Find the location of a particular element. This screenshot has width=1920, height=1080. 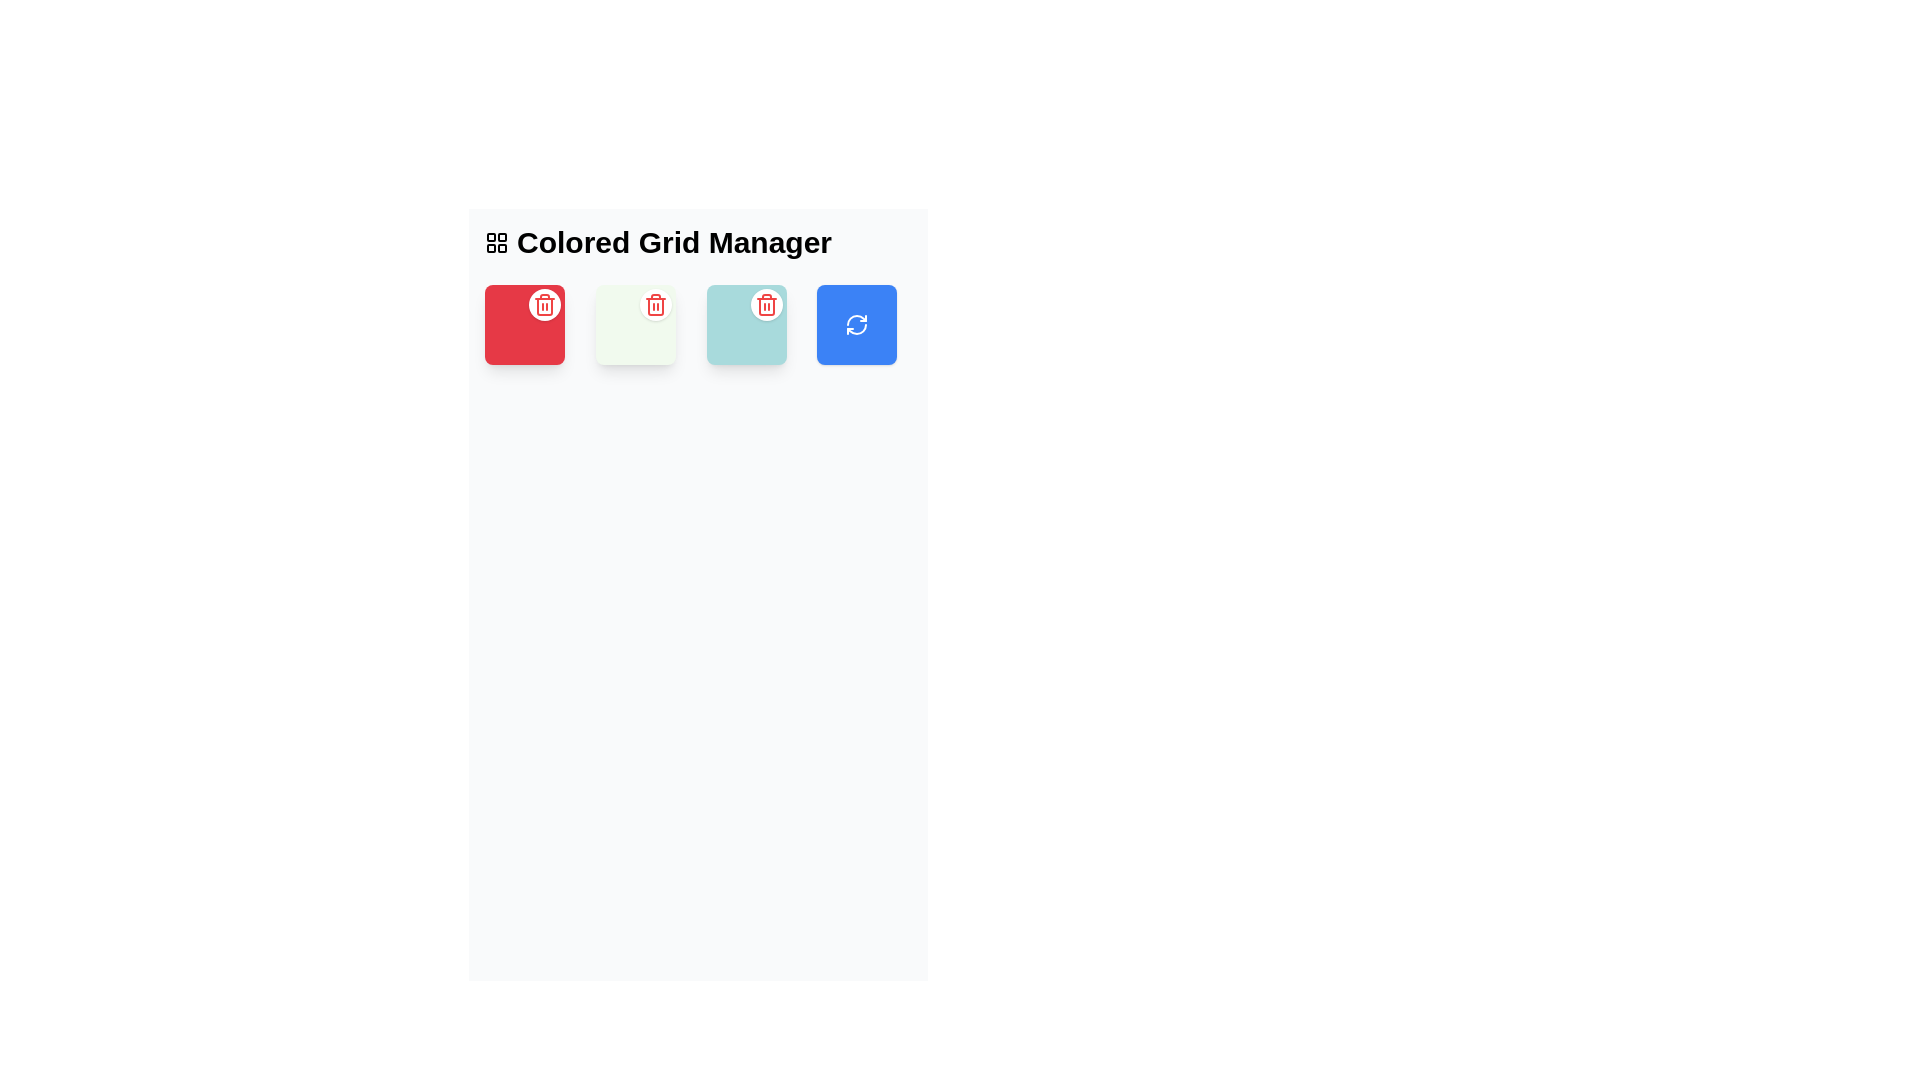

the trash icon of the second deletable tile in a grid layout, located between a red box and a light blue box is located at coordinates (634, 323).